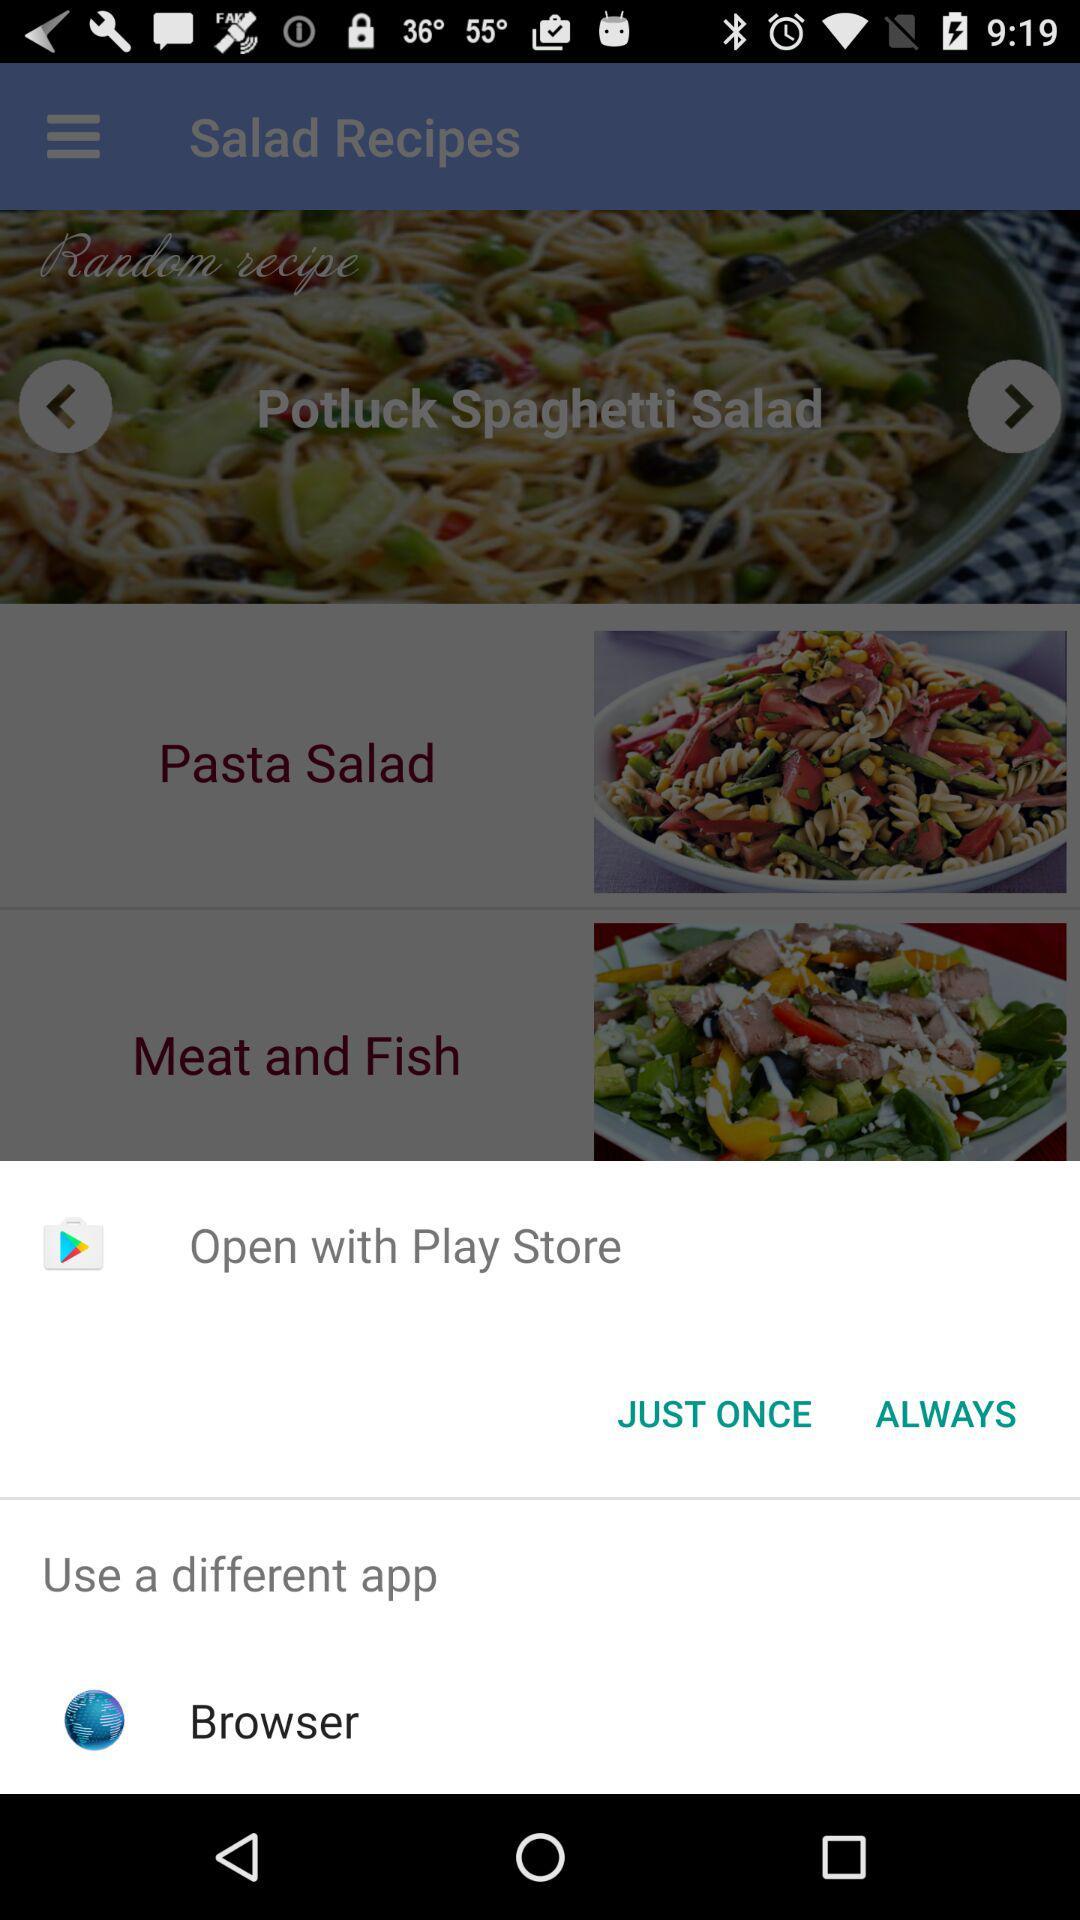  Describe the element at coordinates (945, 1411) in the screenshot. I see `app below the open with play` at that location.